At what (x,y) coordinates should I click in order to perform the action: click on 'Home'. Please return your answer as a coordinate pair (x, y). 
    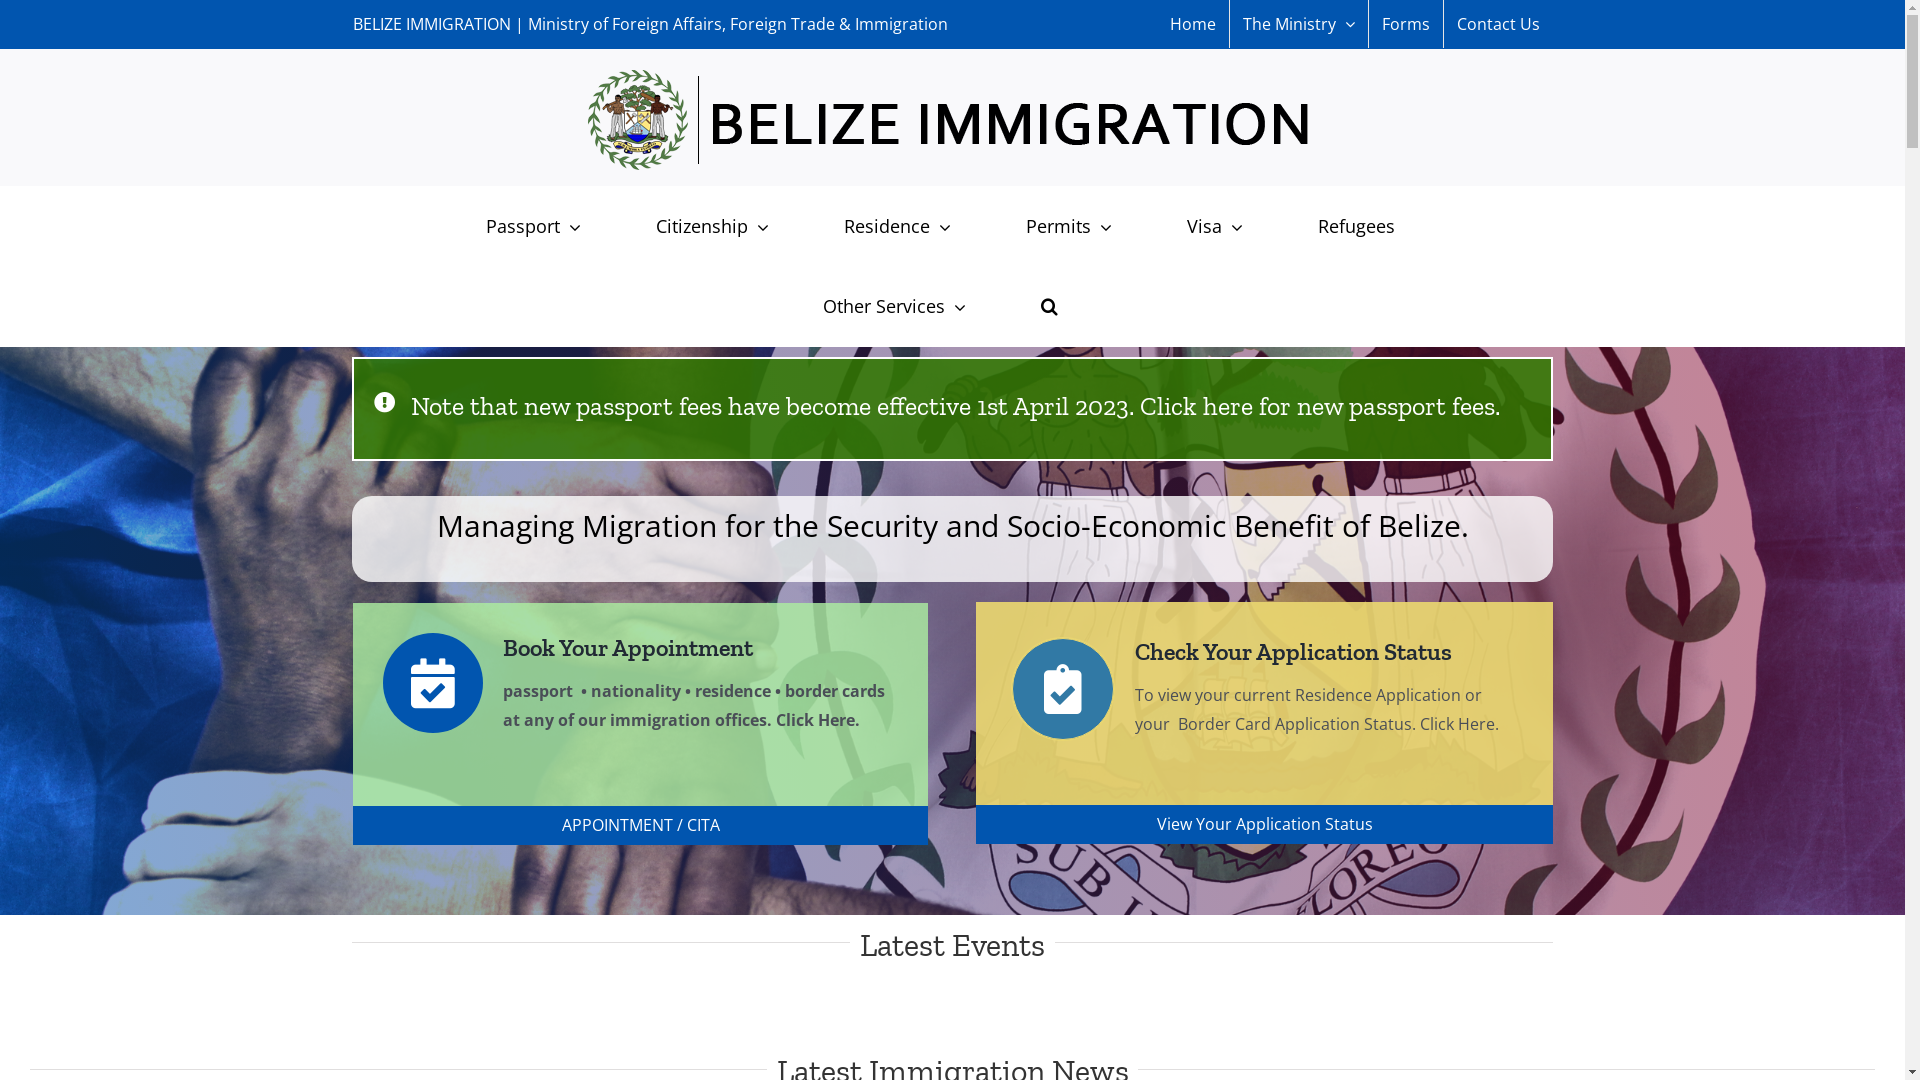
    Looking at the image, I should click on (1191, 23).